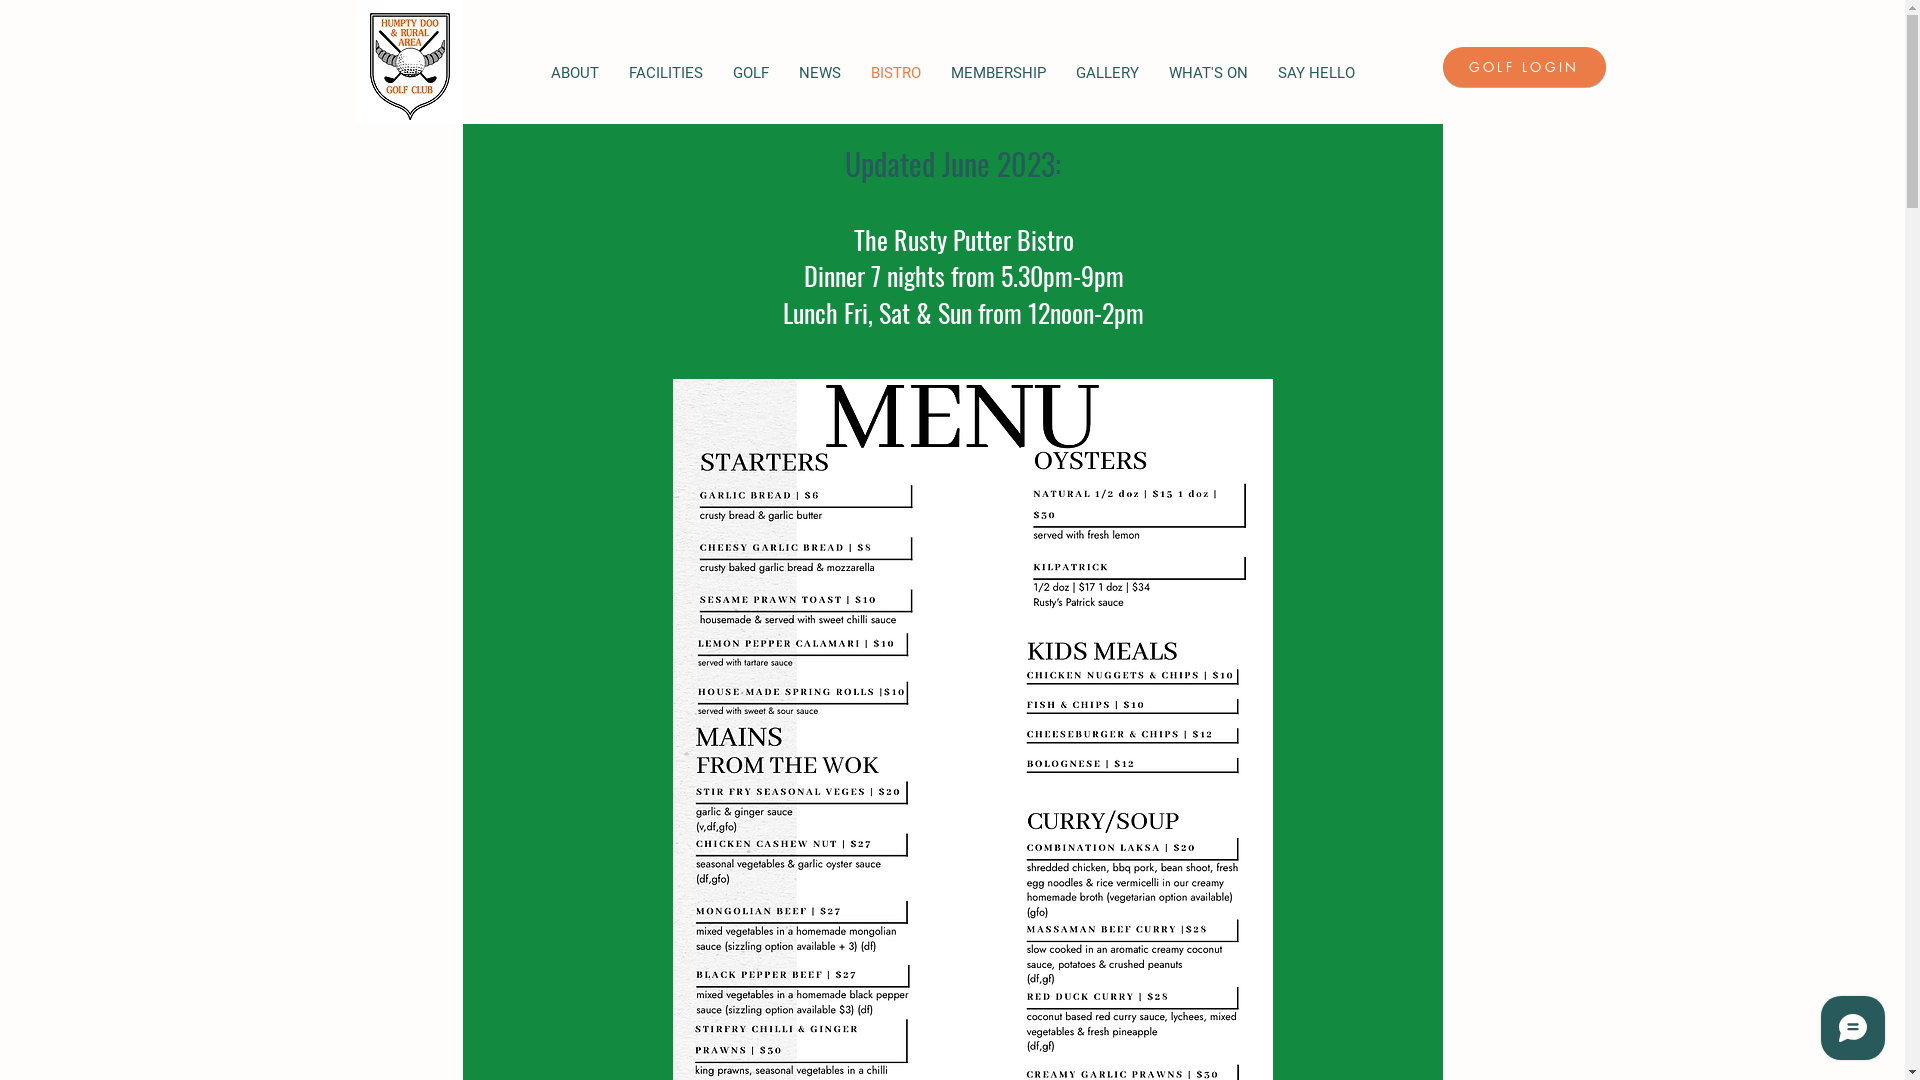 The height and width of the screenshot is (1080, 1920). Describe the element at coordinates (998, 72) in the screenshot. I see `'MEMBERSHIP'` at that location.